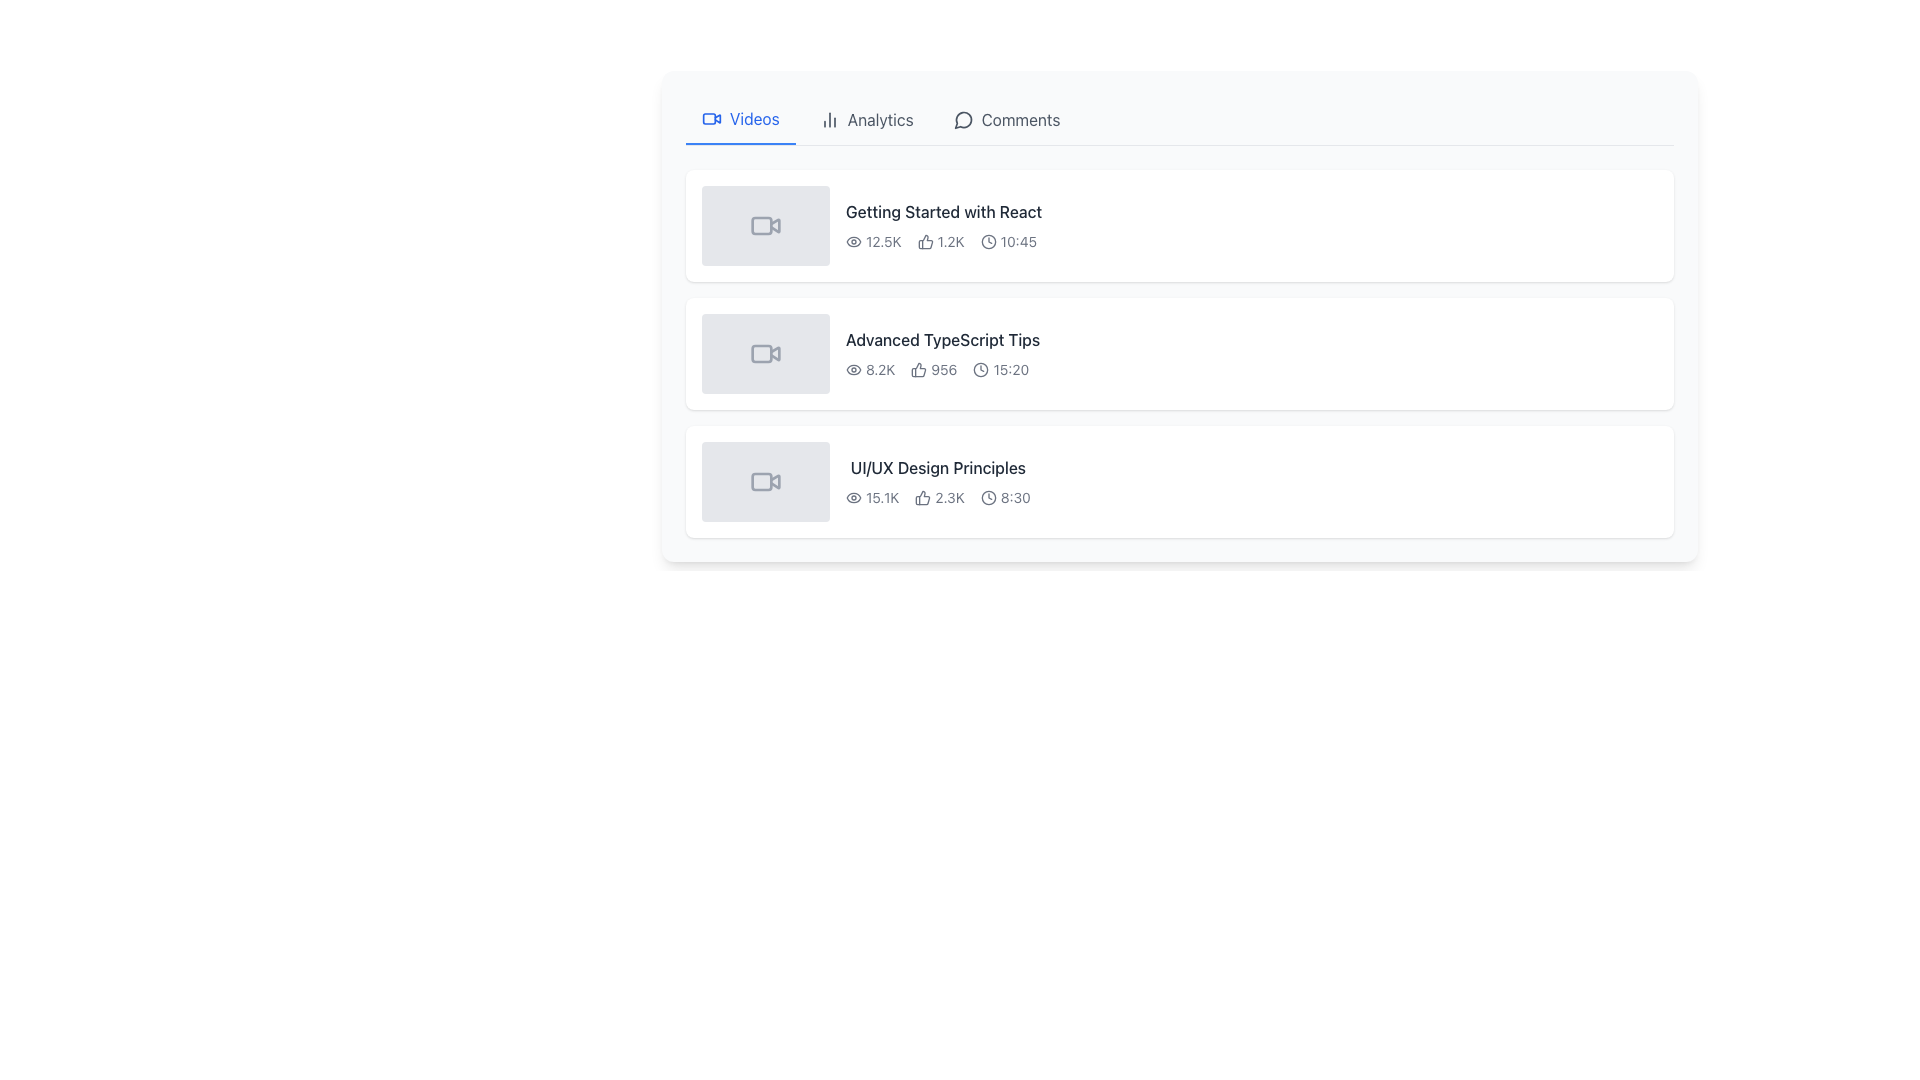 Image resolution: width=1920 pixels, height=1080 pixels. Describe the element at coordinates (939, 496) in the screenshot. I see `the thumbs-up icon with the text '2.3K' in the list of video details for 'UI/UX Design Principles'` at that location.